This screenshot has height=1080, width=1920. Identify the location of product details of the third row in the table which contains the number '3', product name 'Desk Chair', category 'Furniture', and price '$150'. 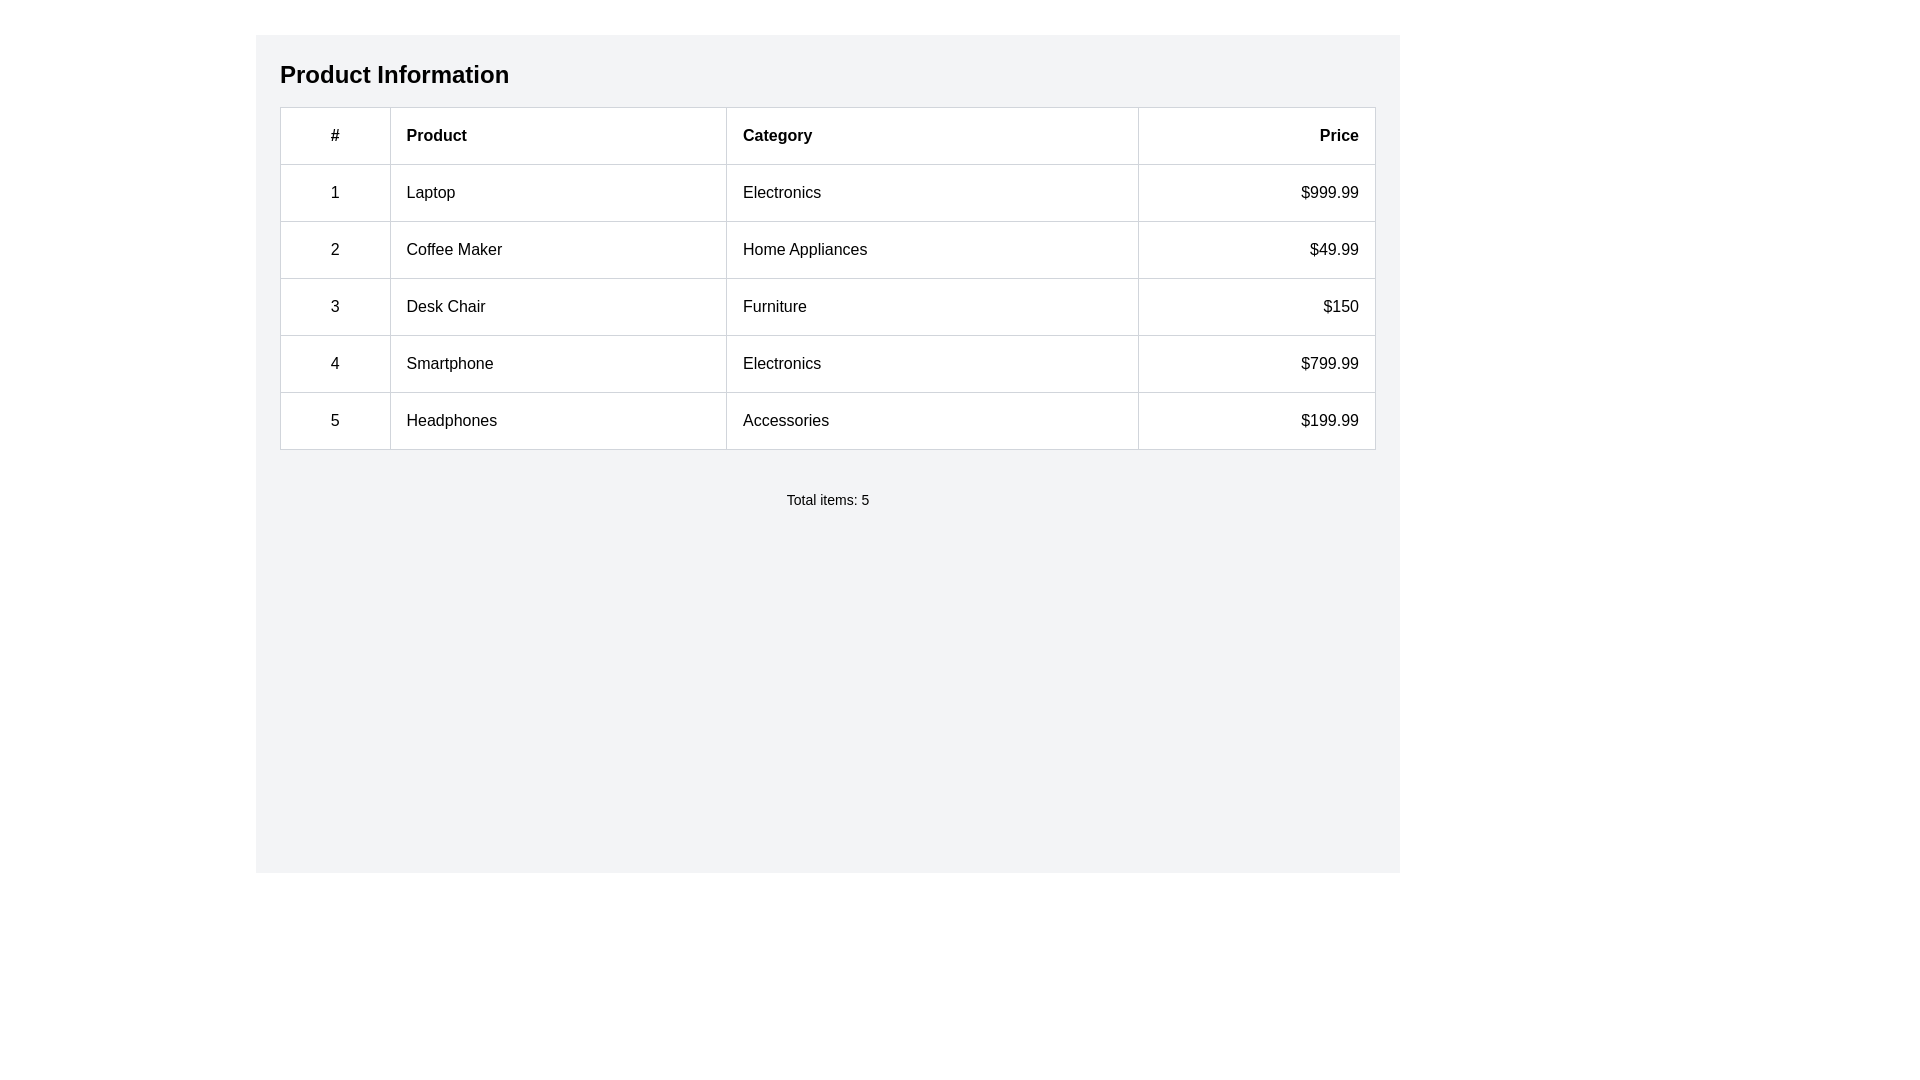
(828, 307).